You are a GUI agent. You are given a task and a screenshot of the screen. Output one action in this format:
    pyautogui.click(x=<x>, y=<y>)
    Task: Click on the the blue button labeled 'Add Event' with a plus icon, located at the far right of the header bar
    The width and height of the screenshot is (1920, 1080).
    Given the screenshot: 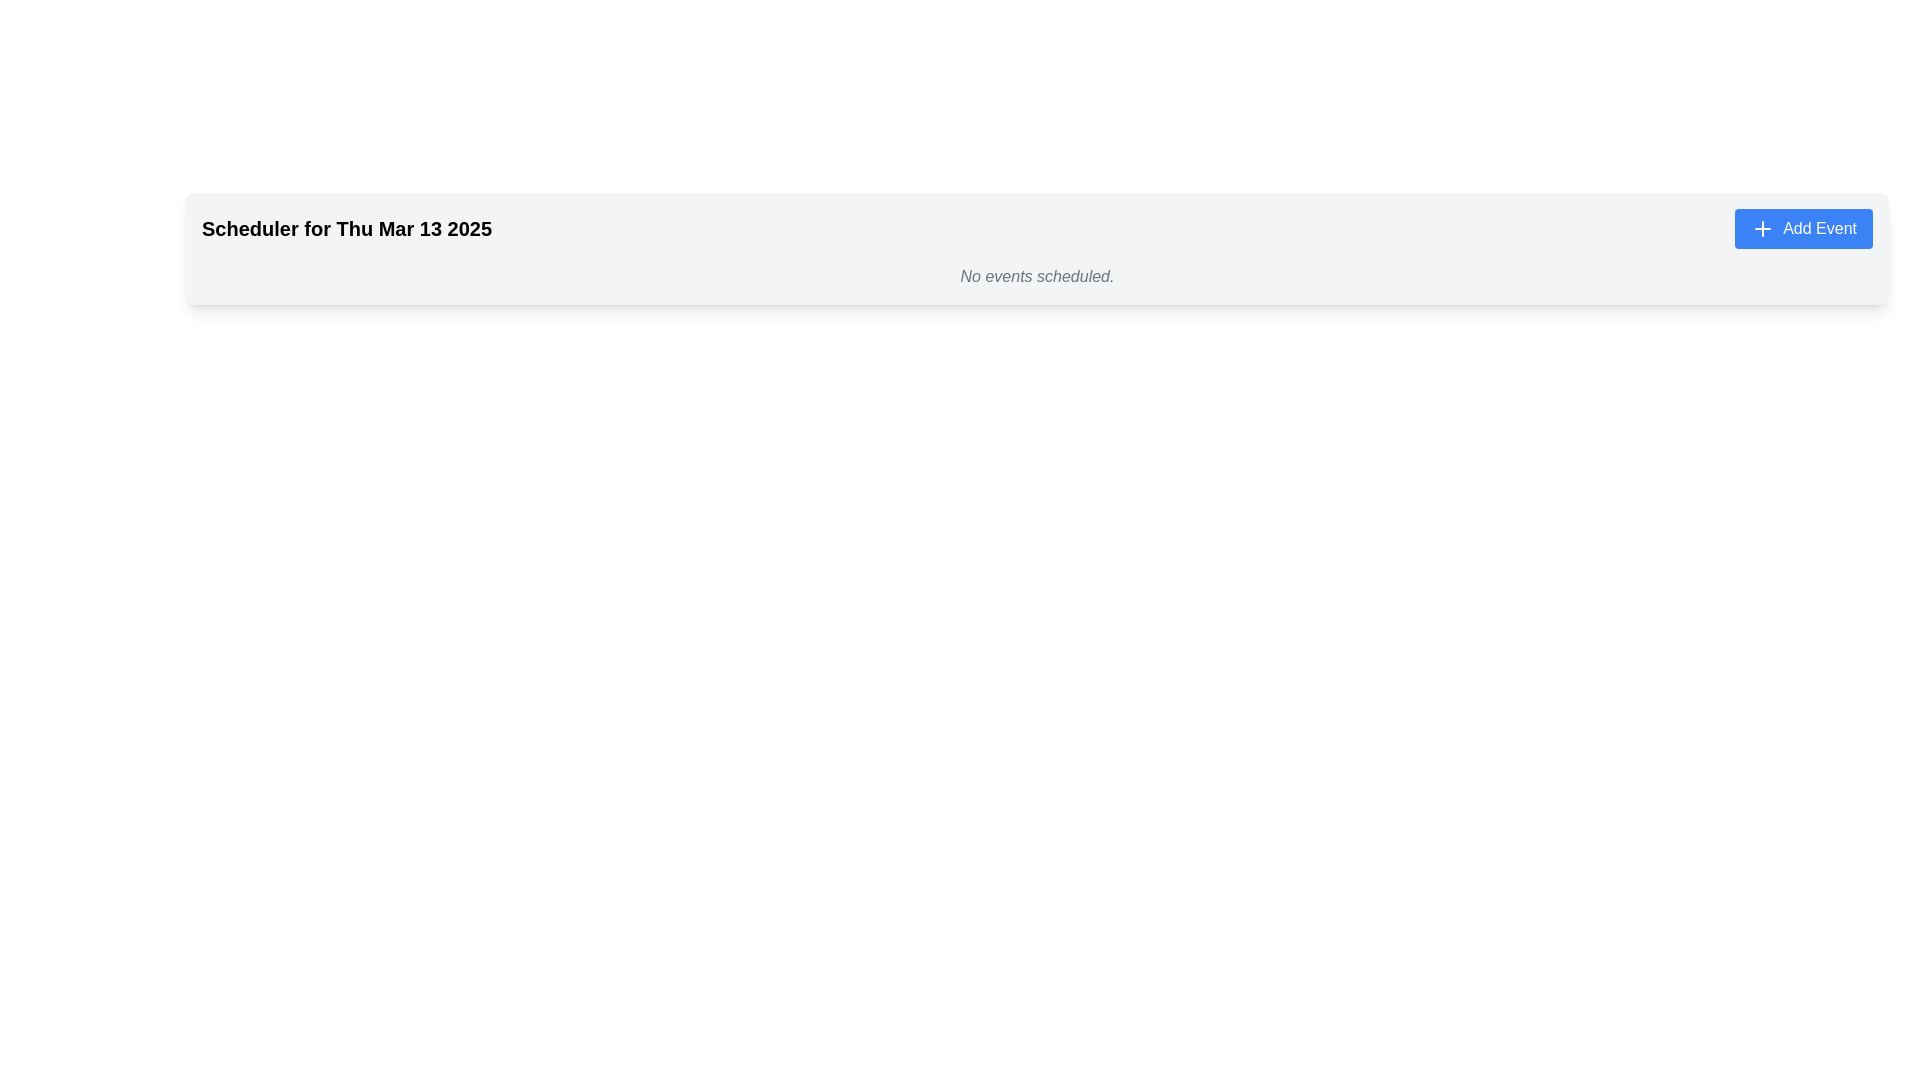 What is the action you would take?
    pyautogui.click(x=1804, y=227)
    